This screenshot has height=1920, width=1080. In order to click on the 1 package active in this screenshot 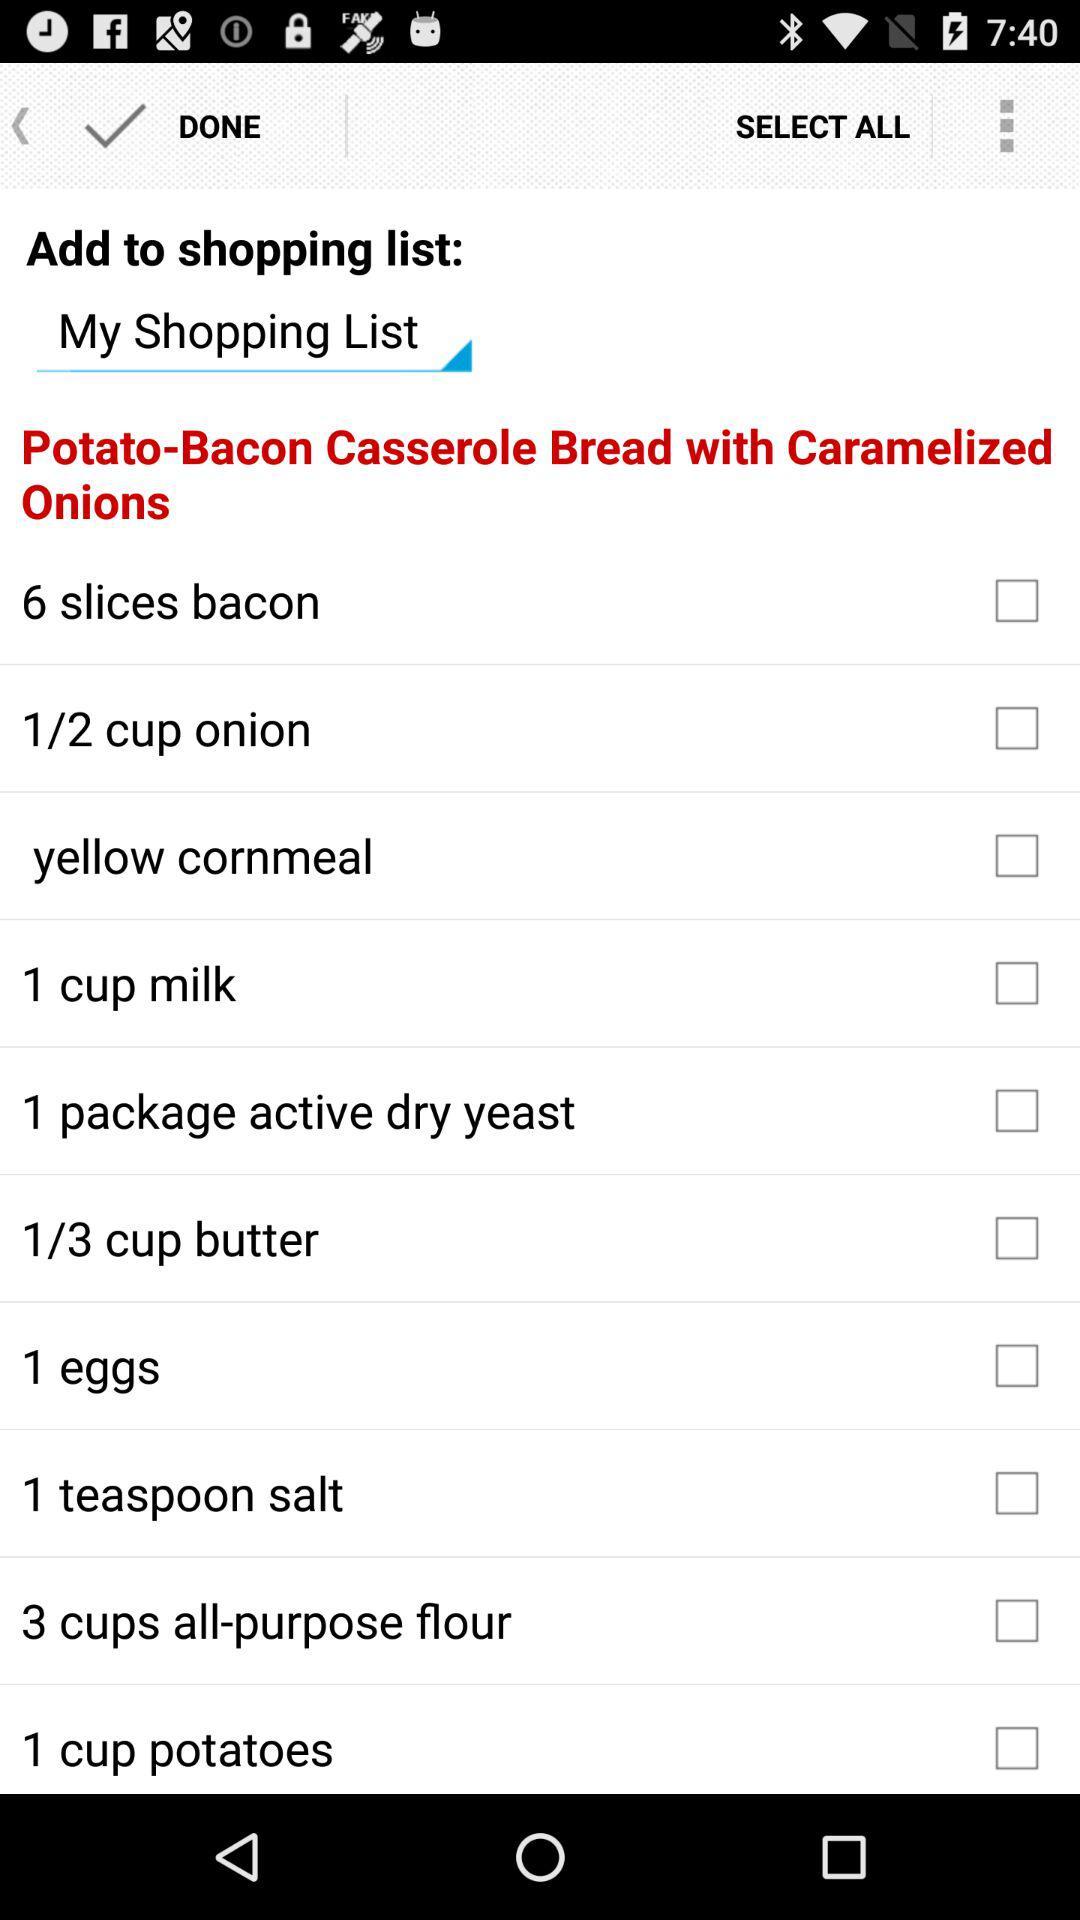, I will do `click(540, 1109)`.